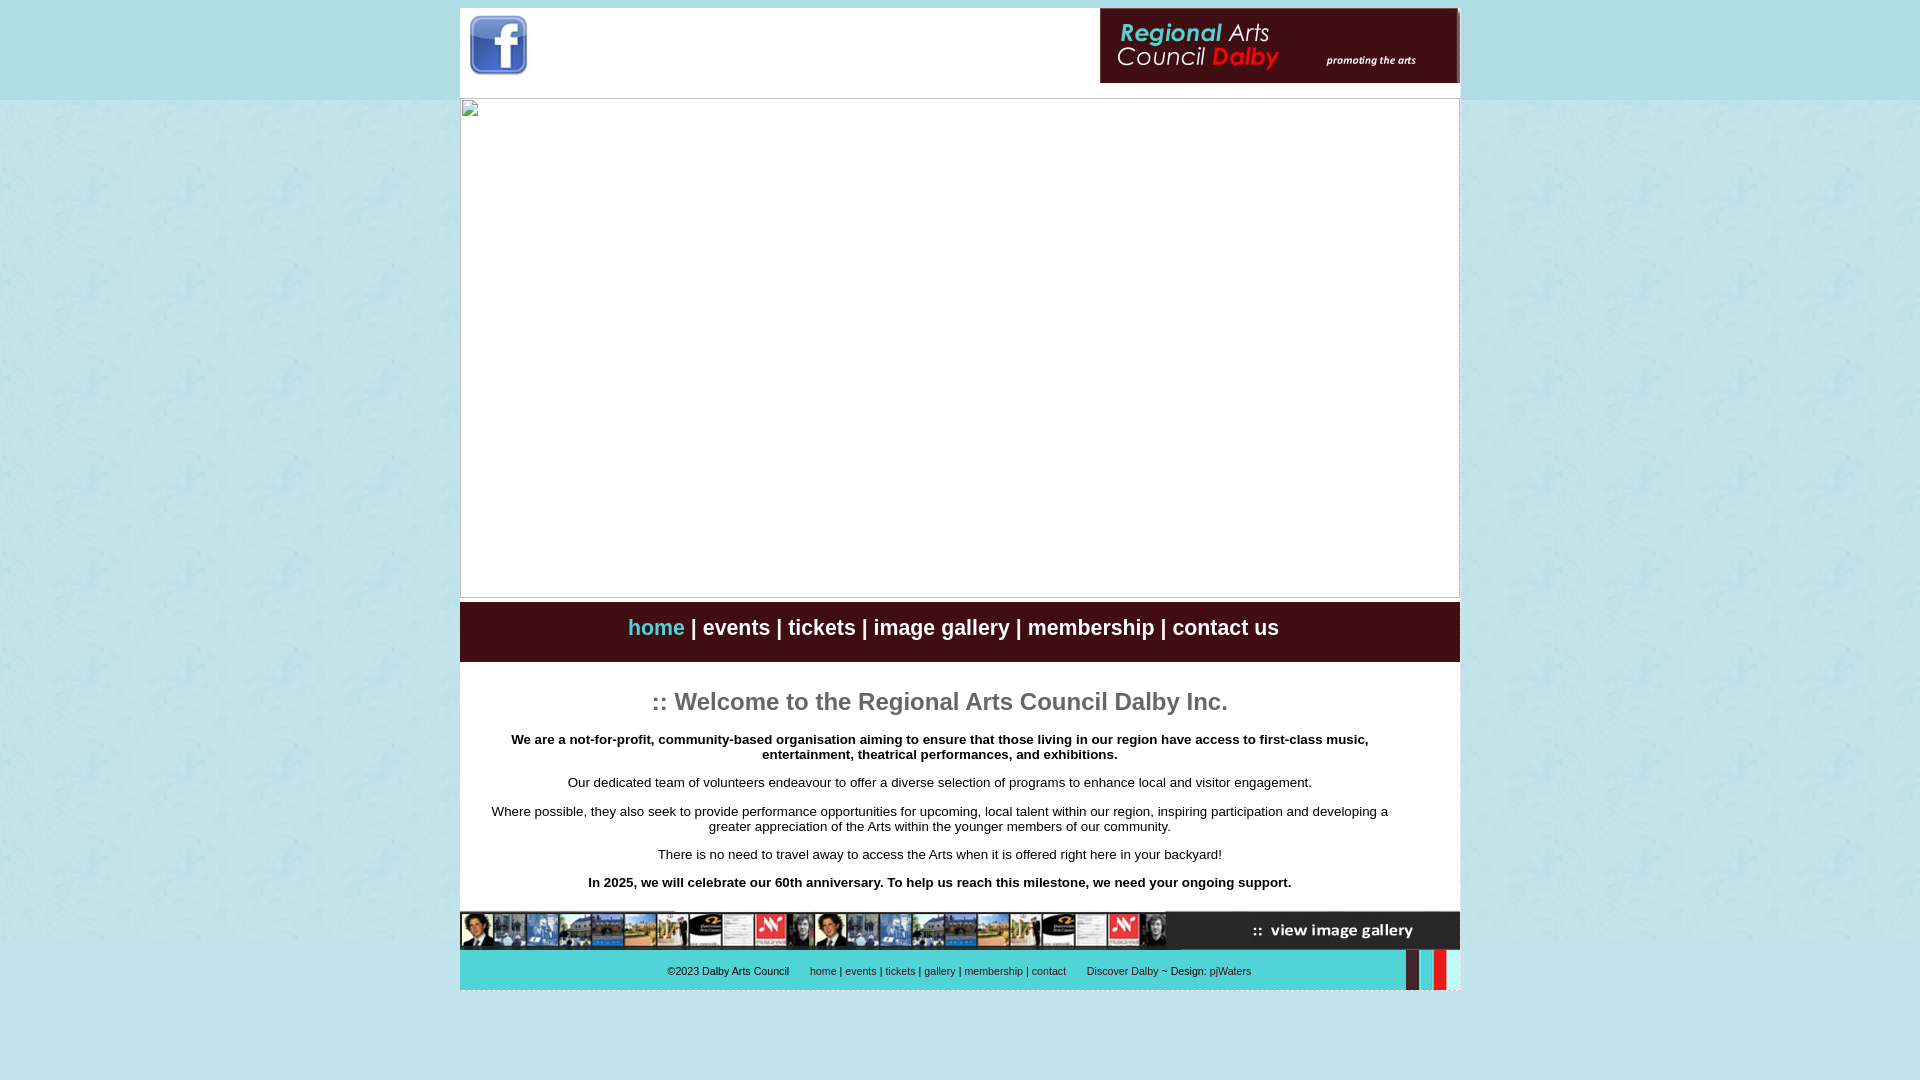  Describe the element at coordinates (883, 970) in the screenshot. I see `'tickets'` at that location.